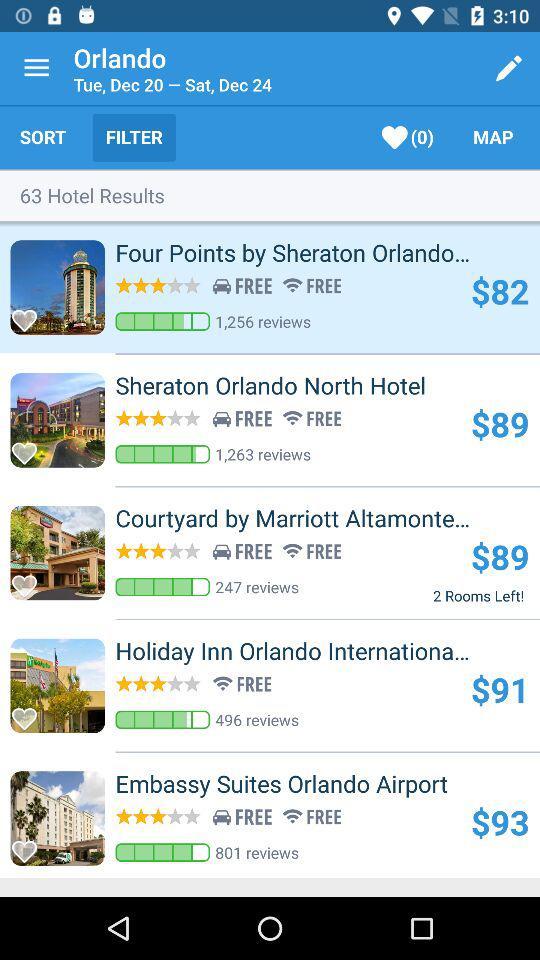 The height and width of the screenshot is (960, 540). I want to click on the icon above the $93 icon, so click(314, 783).